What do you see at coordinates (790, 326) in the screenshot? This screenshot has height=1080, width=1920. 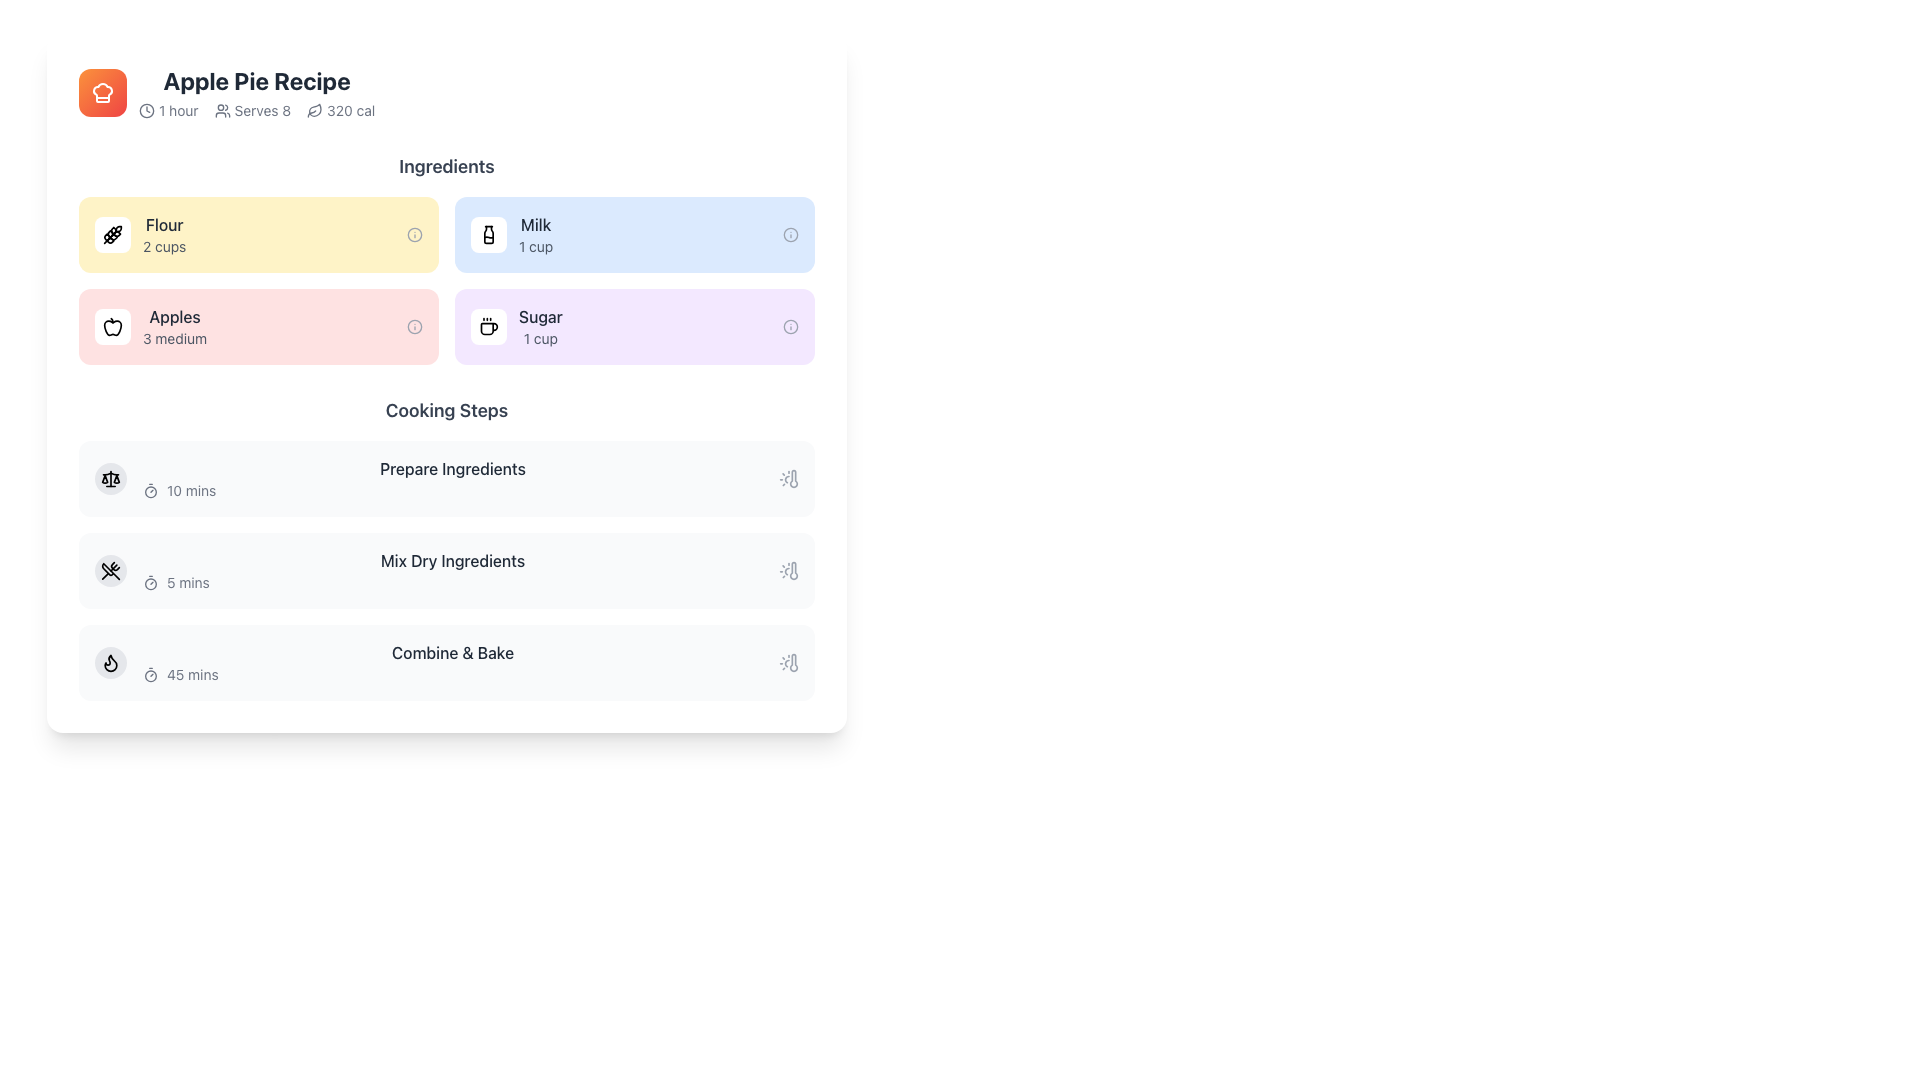 I see `the circular graphic element located in the bottom-right corner of the 'Sugar' ingredient card, which has a stroke-defined outer boundary and no visible fill` at bounding box center [790, 326].